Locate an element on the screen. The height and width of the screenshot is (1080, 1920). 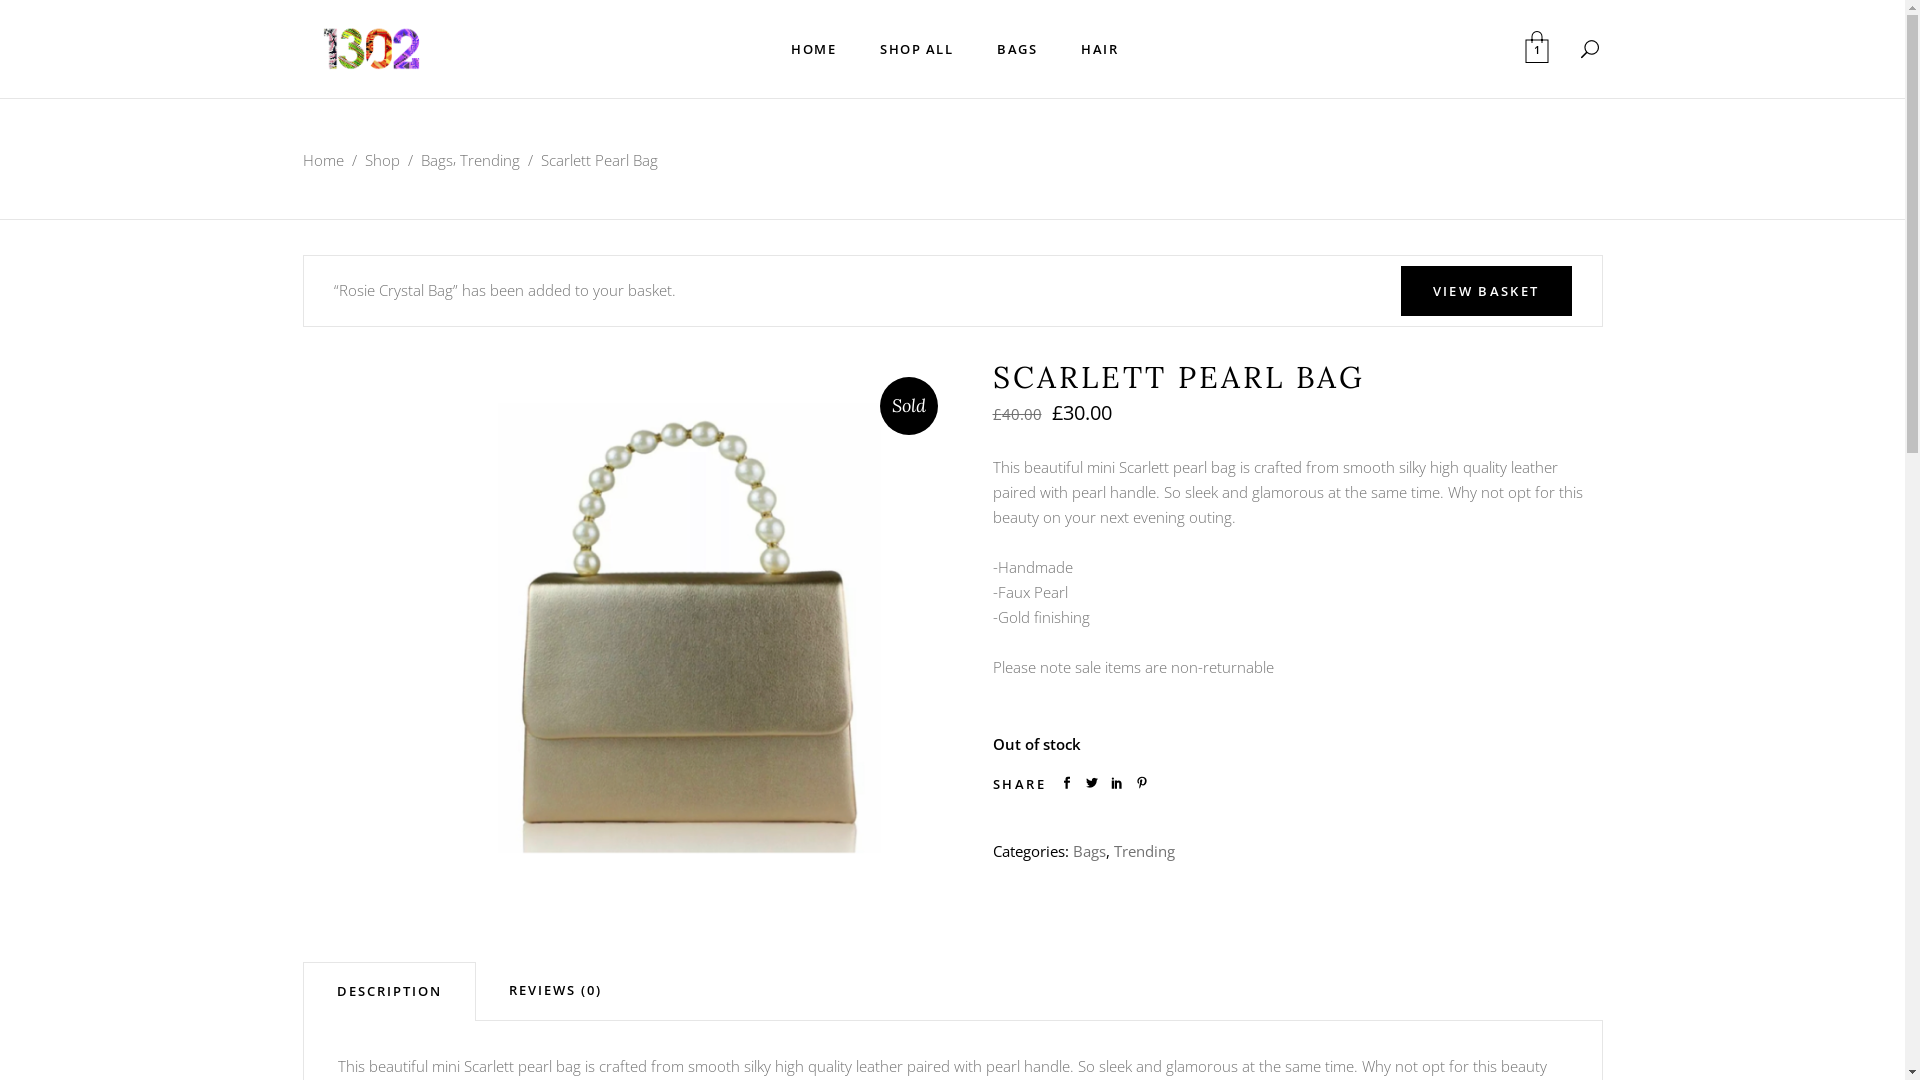
'BAGS' is located at coordinates (1017, 48).